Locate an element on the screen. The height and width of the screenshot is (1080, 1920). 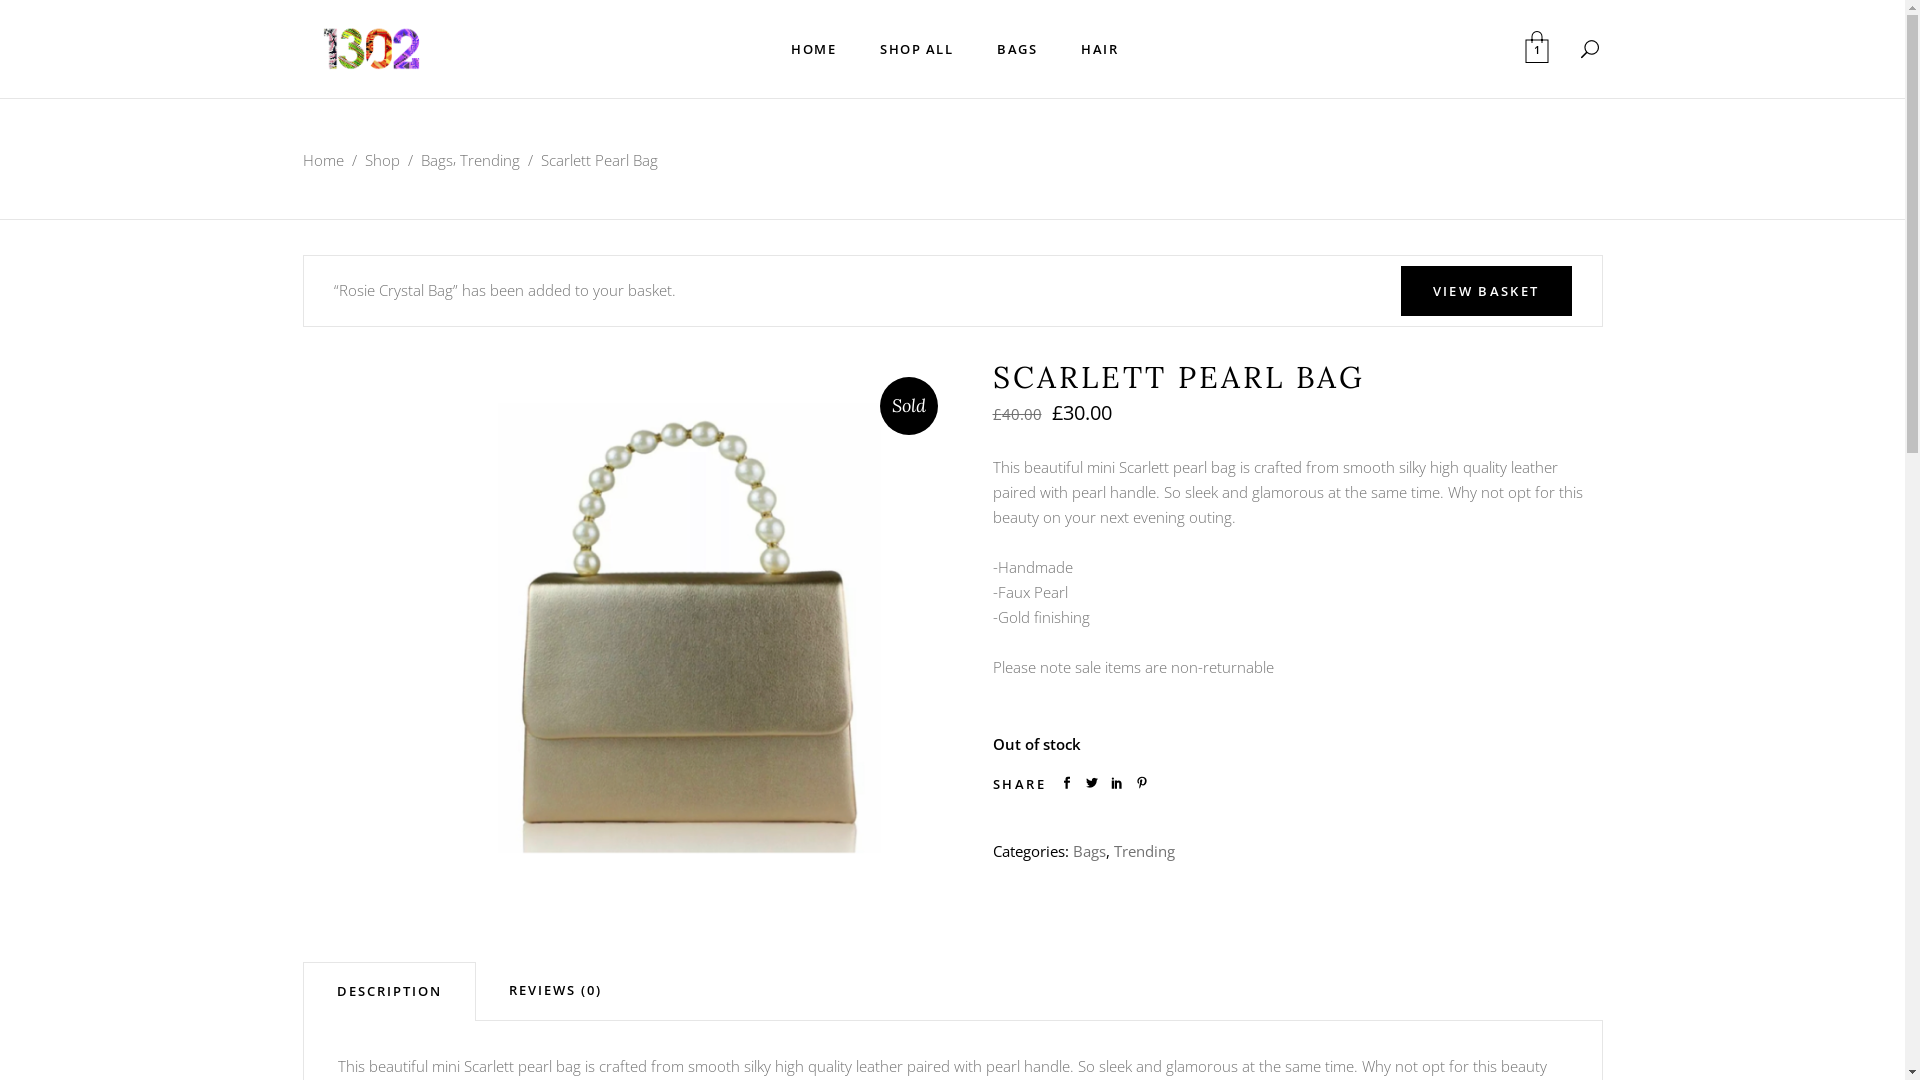
'BAGS' is located at coordinates (1017, 48).